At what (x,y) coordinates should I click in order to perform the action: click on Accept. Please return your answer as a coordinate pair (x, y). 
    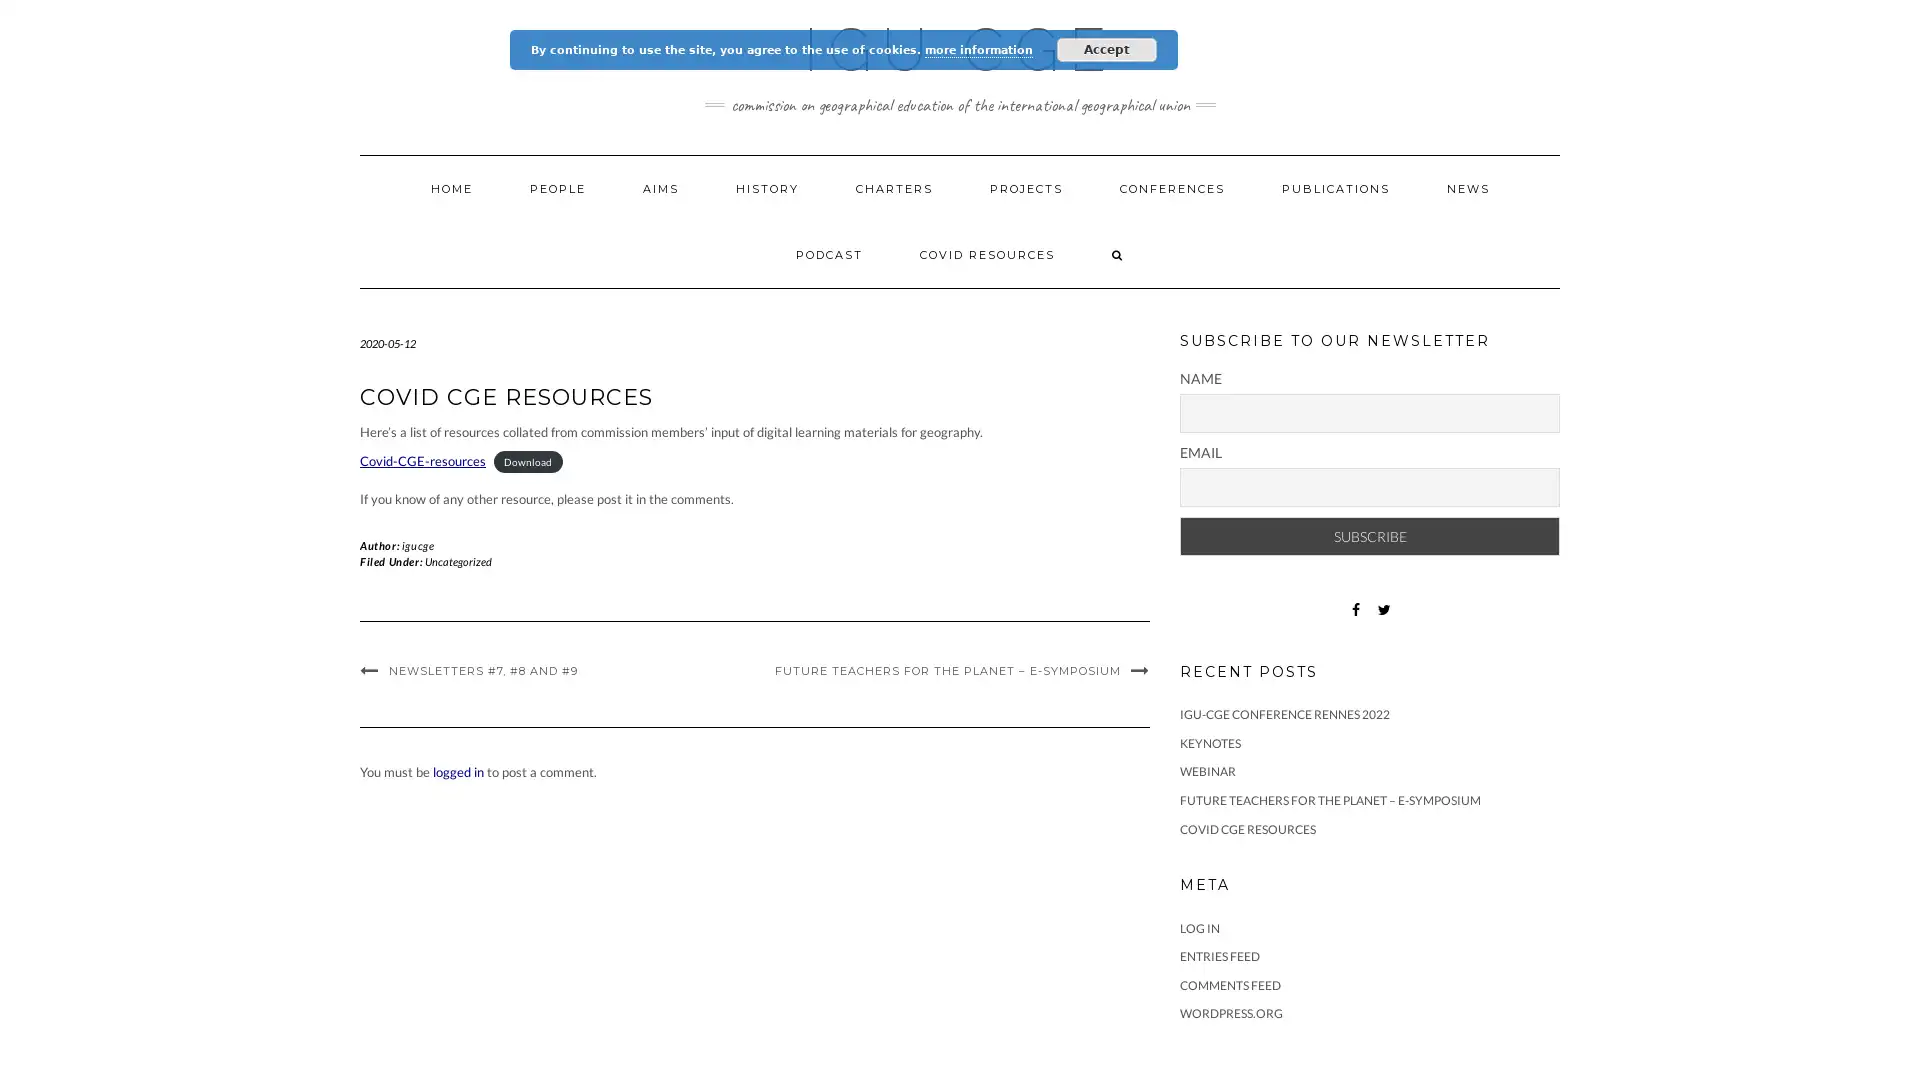
    Looking at the image, I should click on (1106, 49).